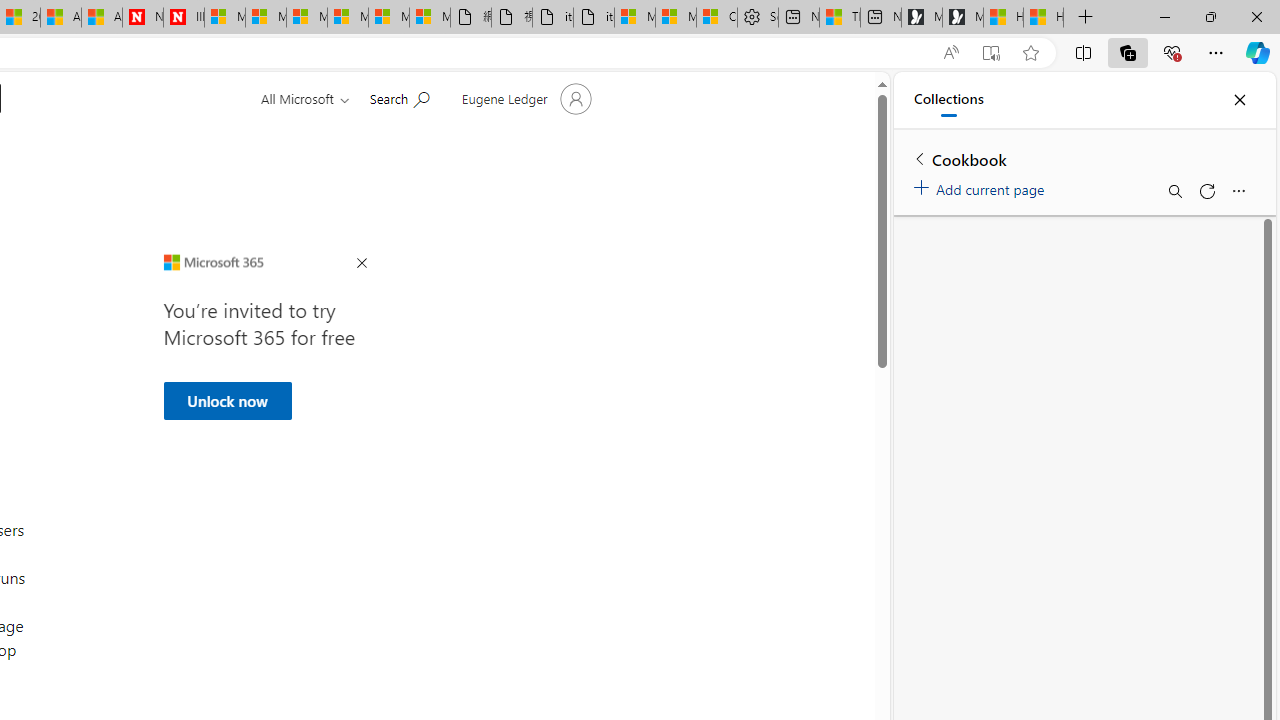 The image size is (1280, 720). Describe the element at coordinates (399, 97) in the screenshot. I see `'Search for help'` at that location.